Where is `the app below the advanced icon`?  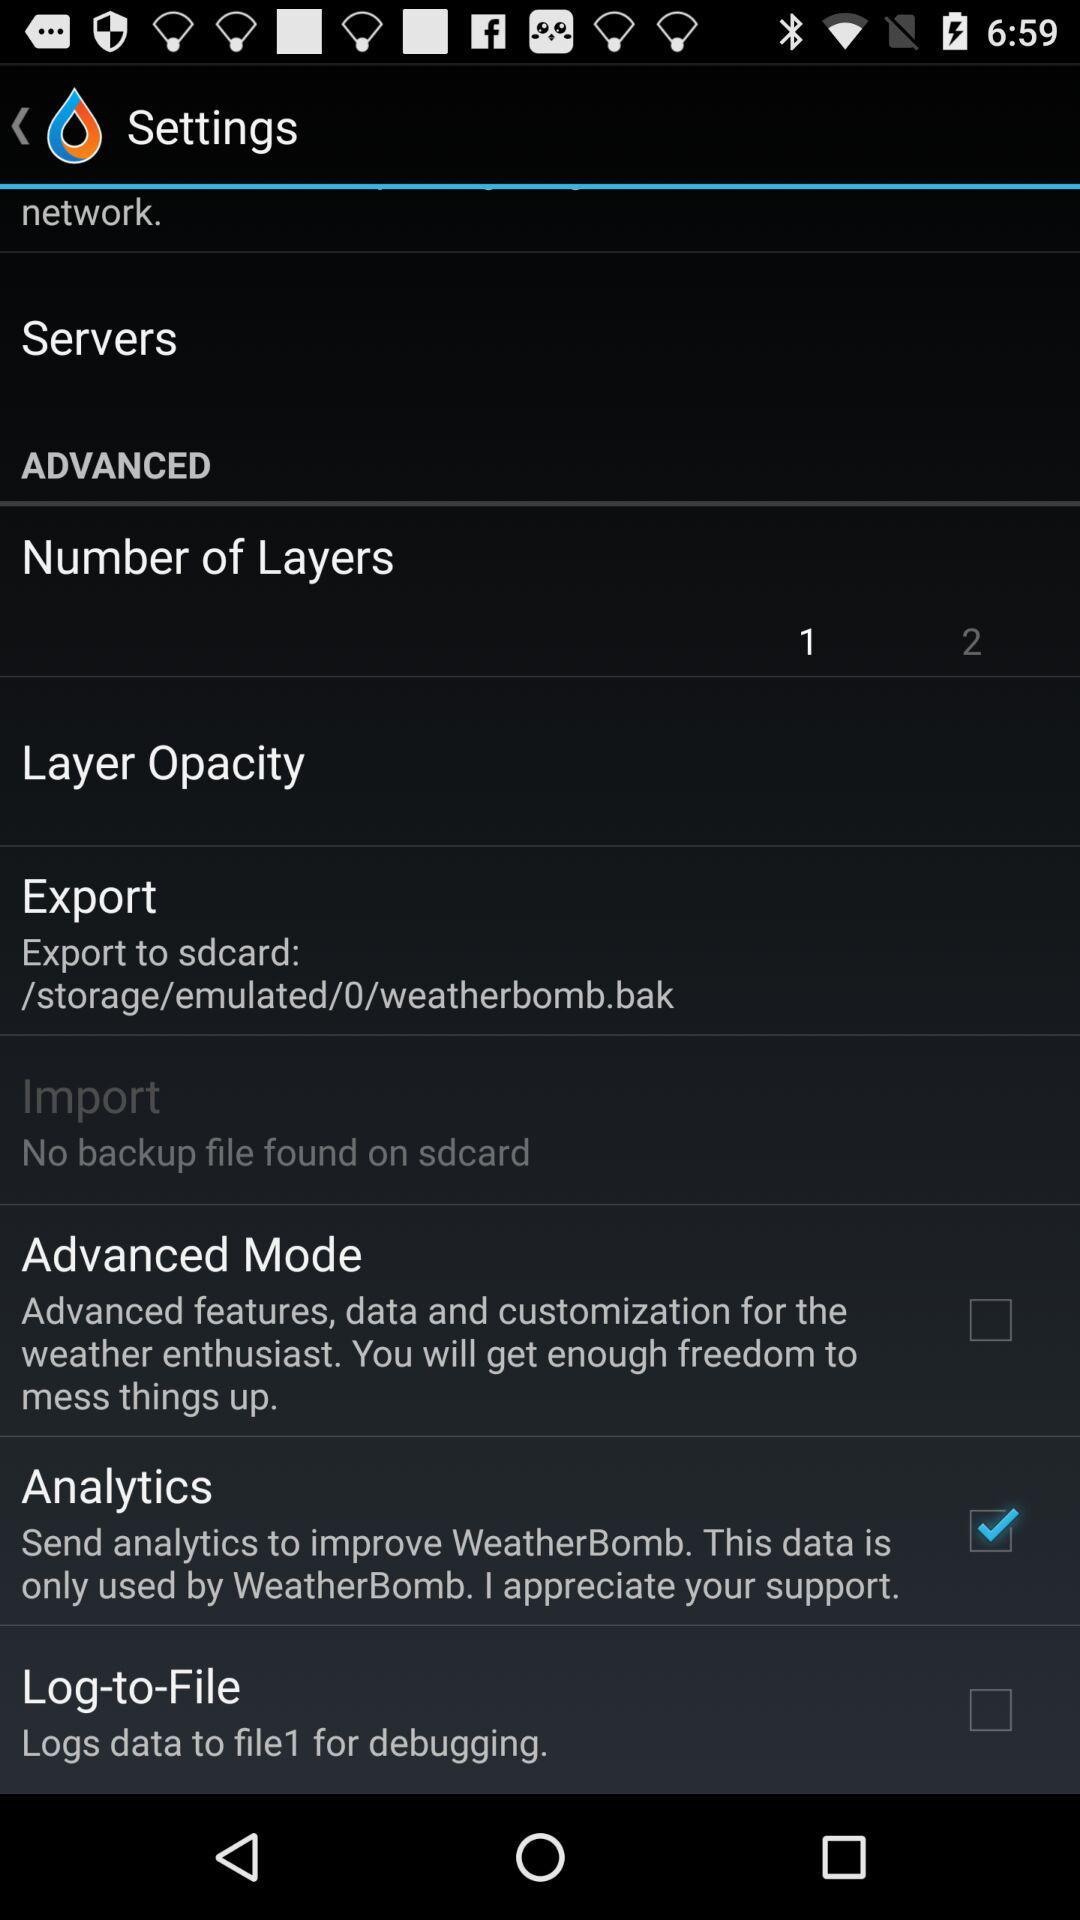 the app below the advanced icon is located at coordinates (525, 555).